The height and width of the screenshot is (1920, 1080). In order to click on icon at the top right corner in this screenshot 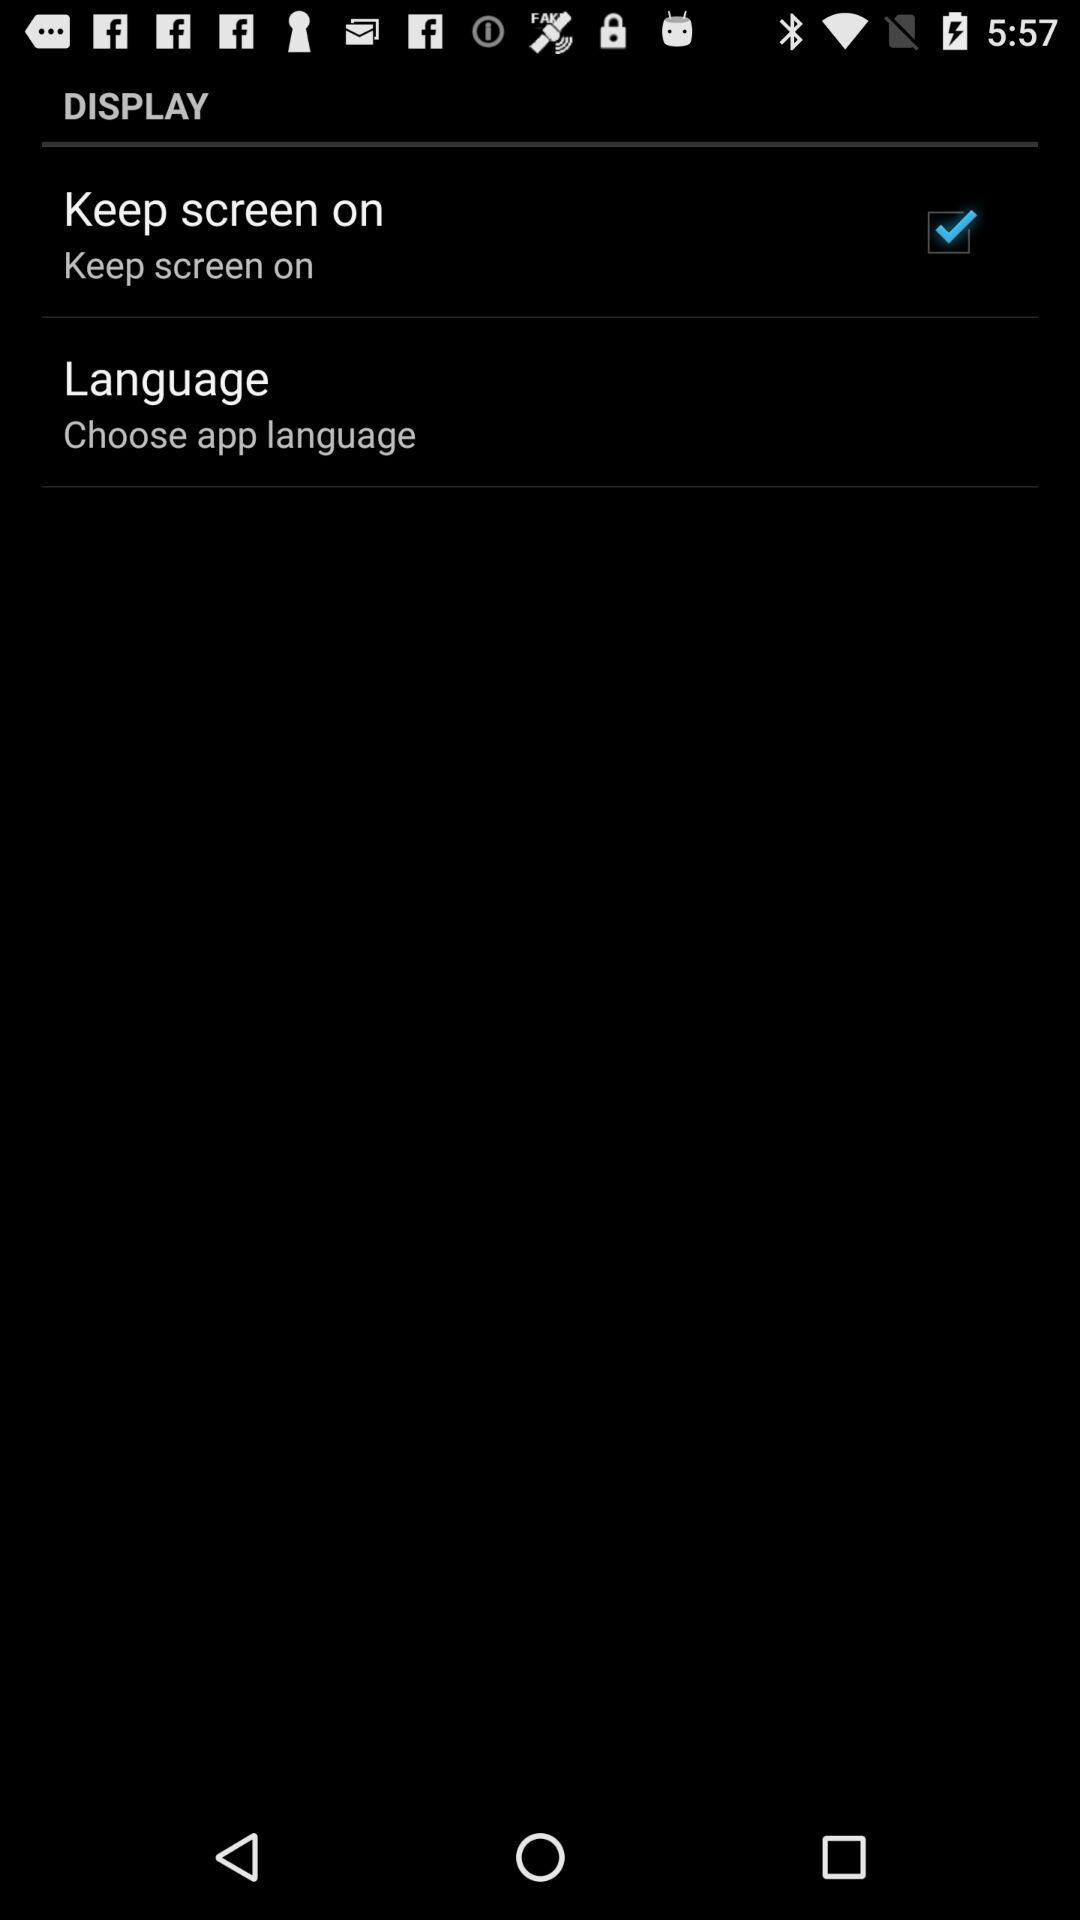, I will do `click(947, 232)`.